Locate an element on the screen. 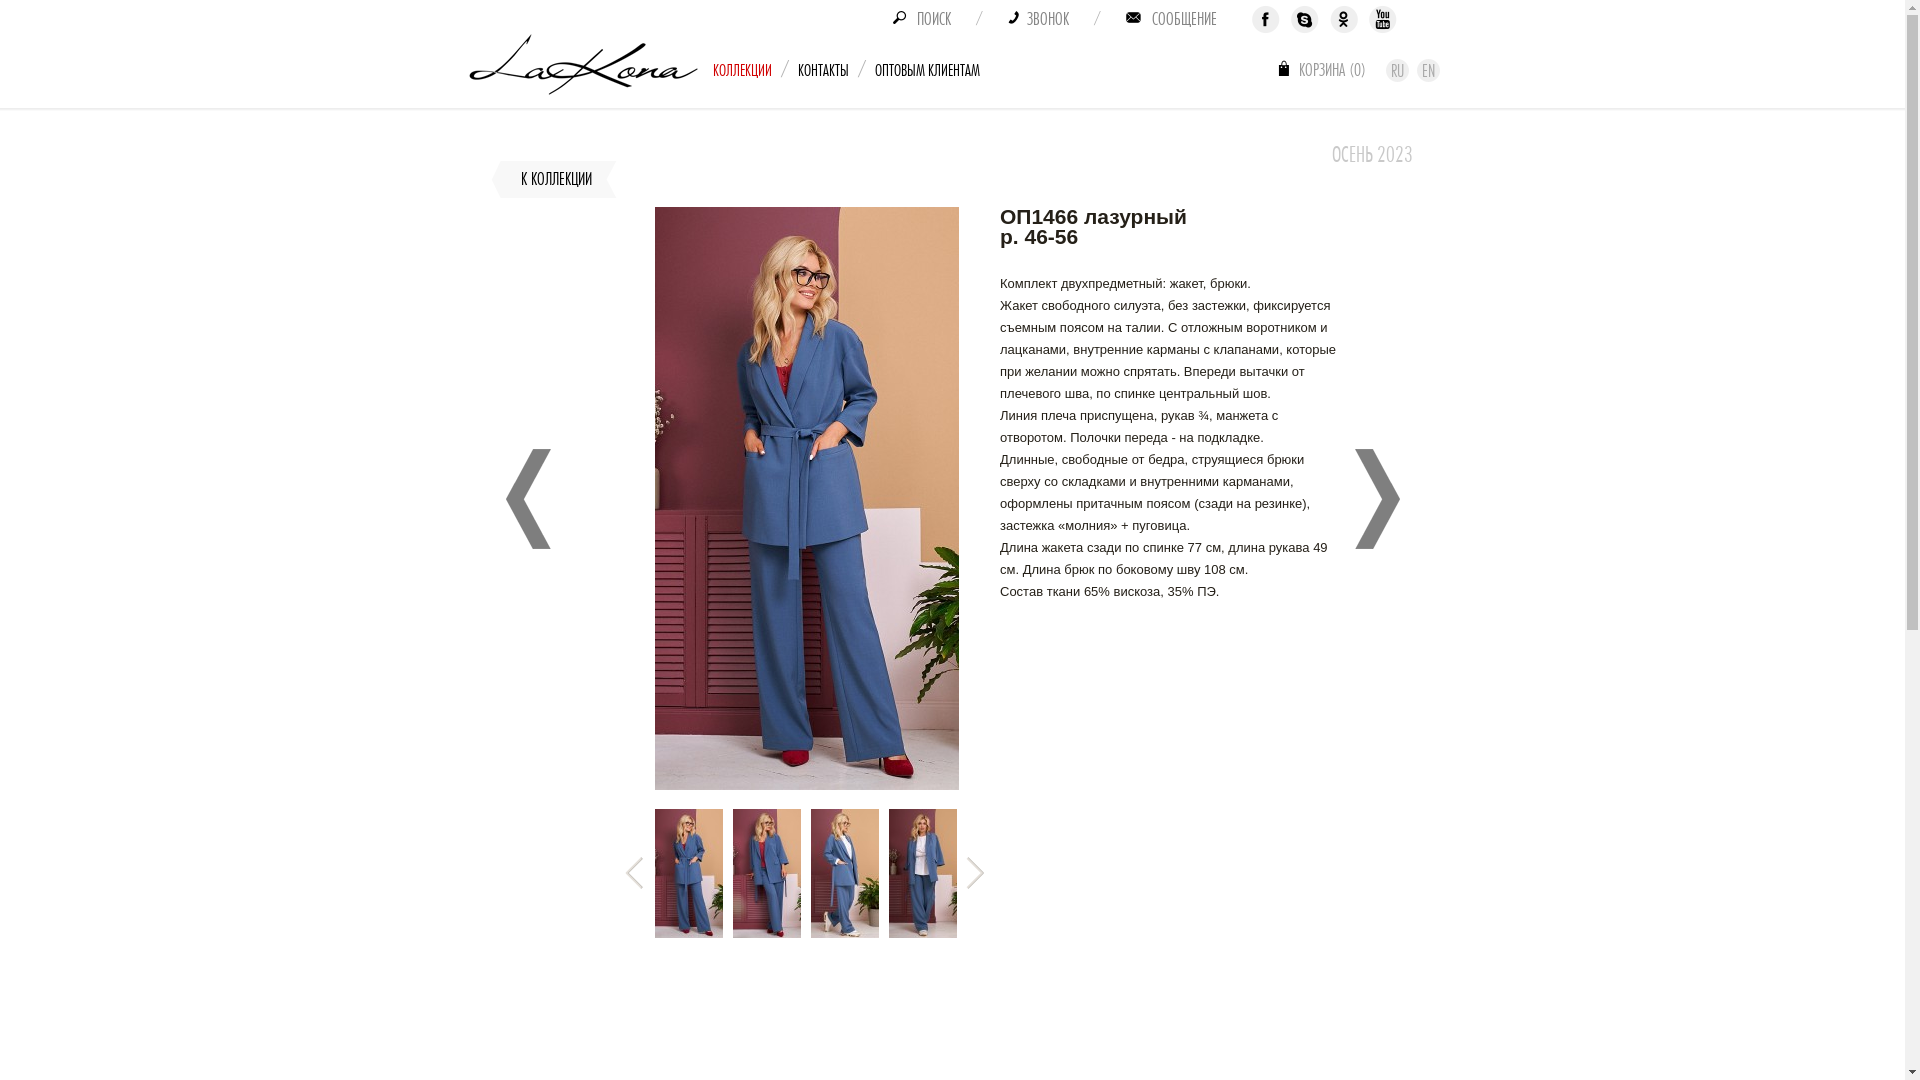  'EN' is located at coordinates (1427, 69).